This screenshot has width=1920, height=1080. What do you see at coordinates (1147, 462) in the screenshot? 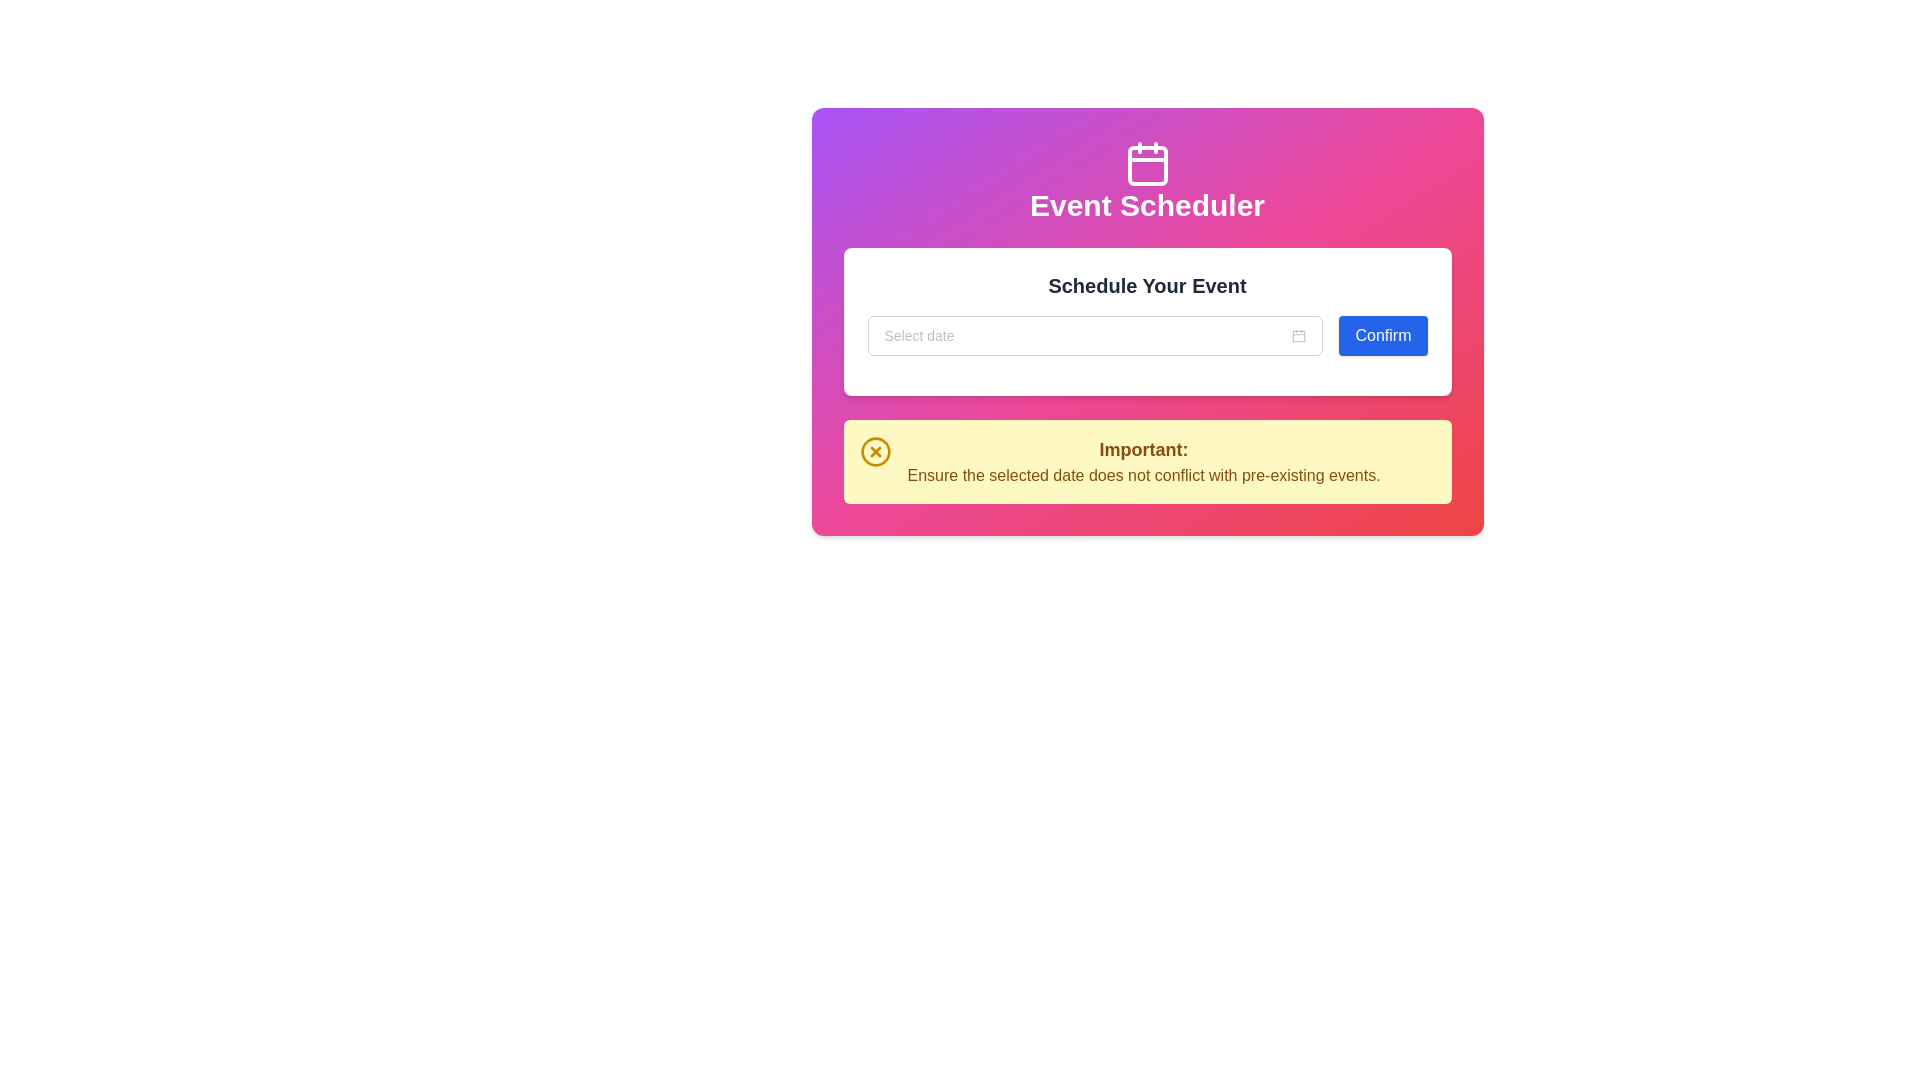
I see `the warning in the Informational Alert Box located at the bottom of the scheduler interface, beneath the date picker section` at bounding box center [1147, 462].